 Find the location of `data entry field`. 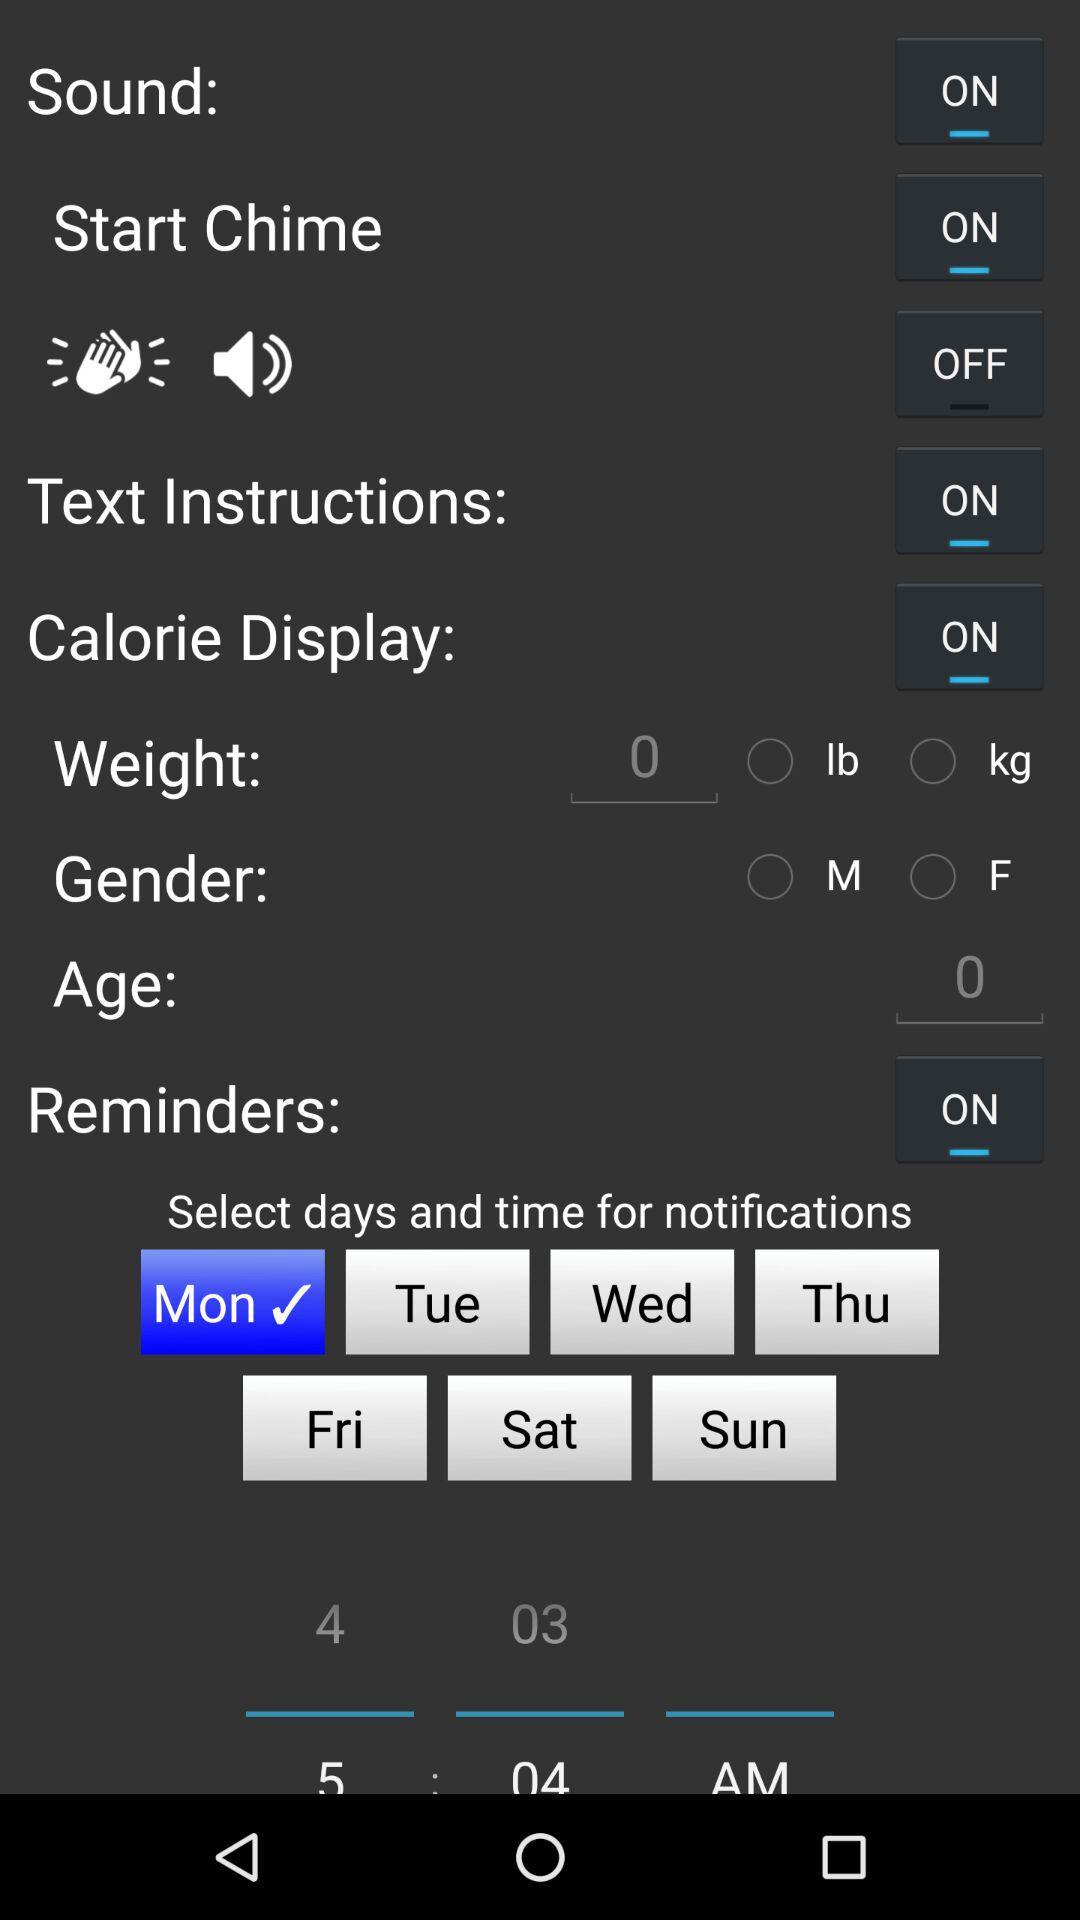

data entry field is located at coordinates (968, 981).